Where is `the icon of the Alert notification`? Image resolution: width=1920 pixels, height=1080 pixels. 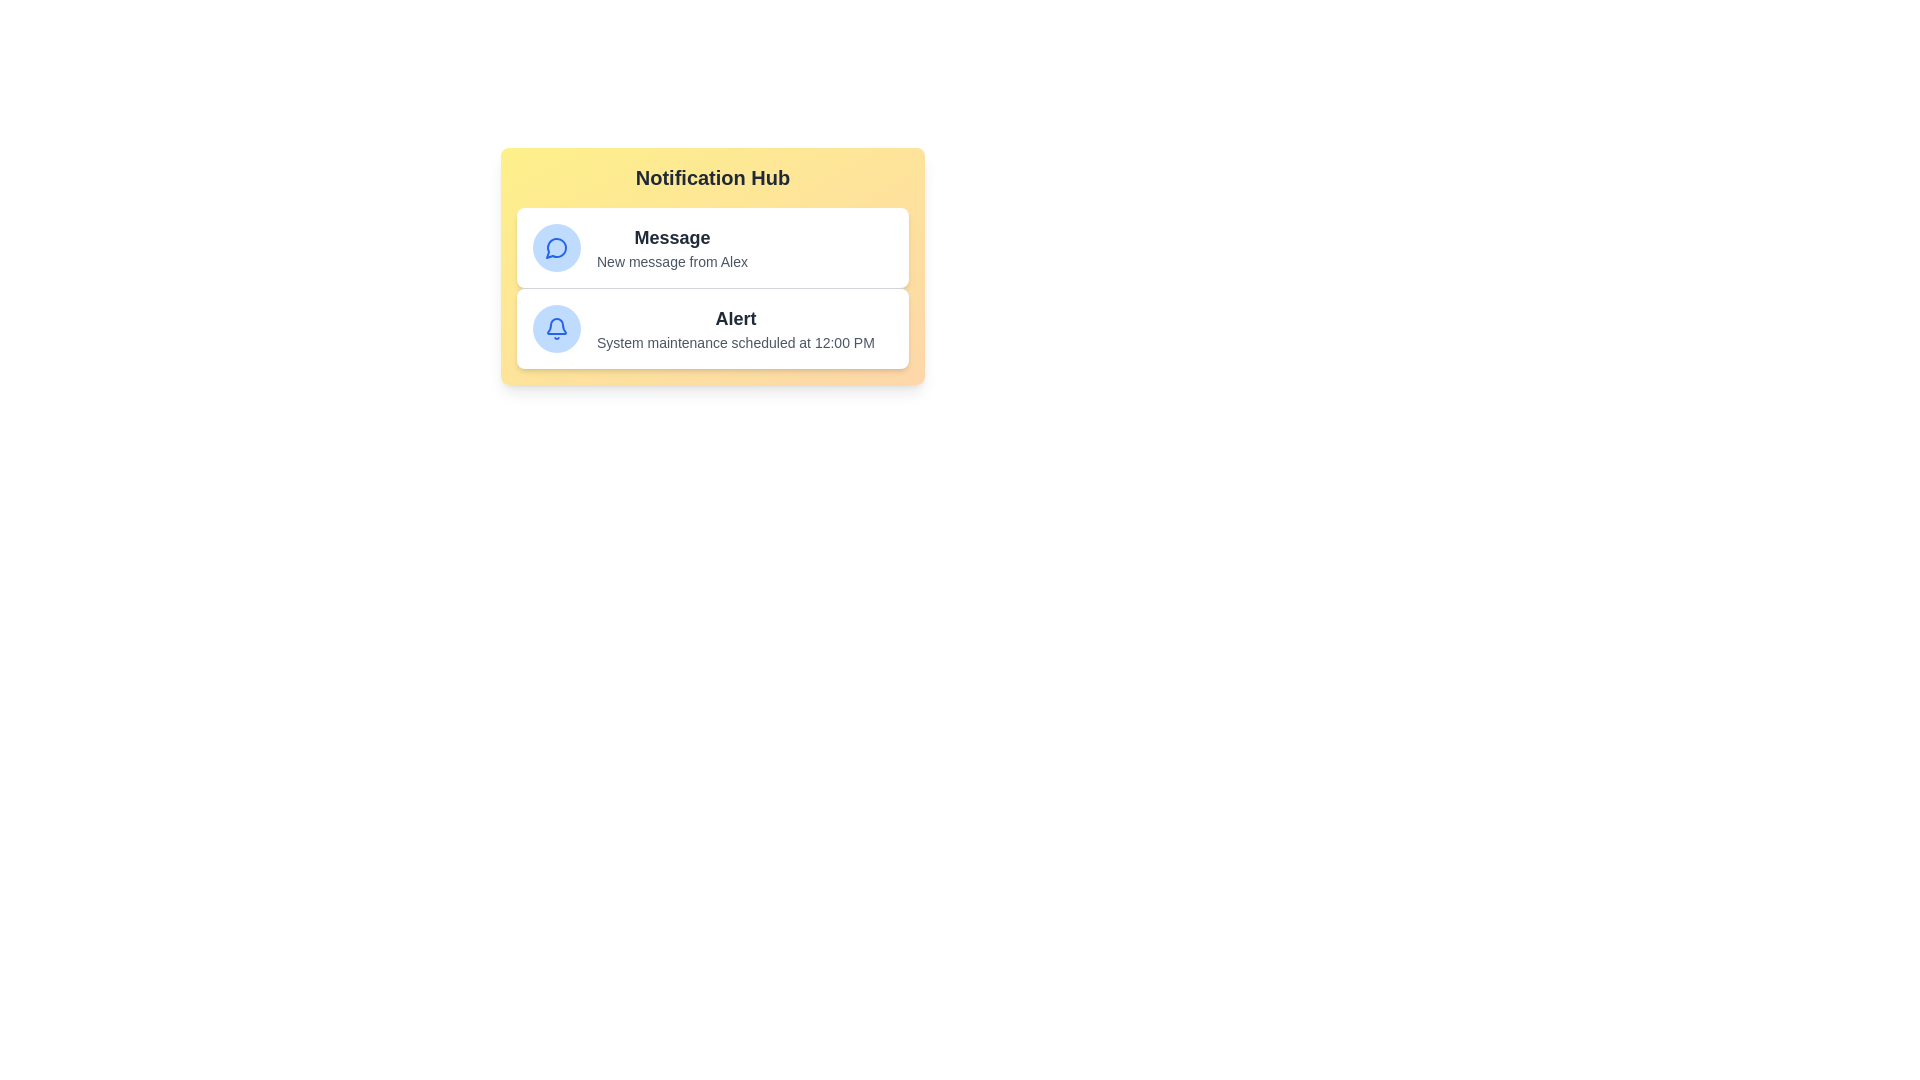 the icon of the Alert notification is located at coordinates (556, 327).